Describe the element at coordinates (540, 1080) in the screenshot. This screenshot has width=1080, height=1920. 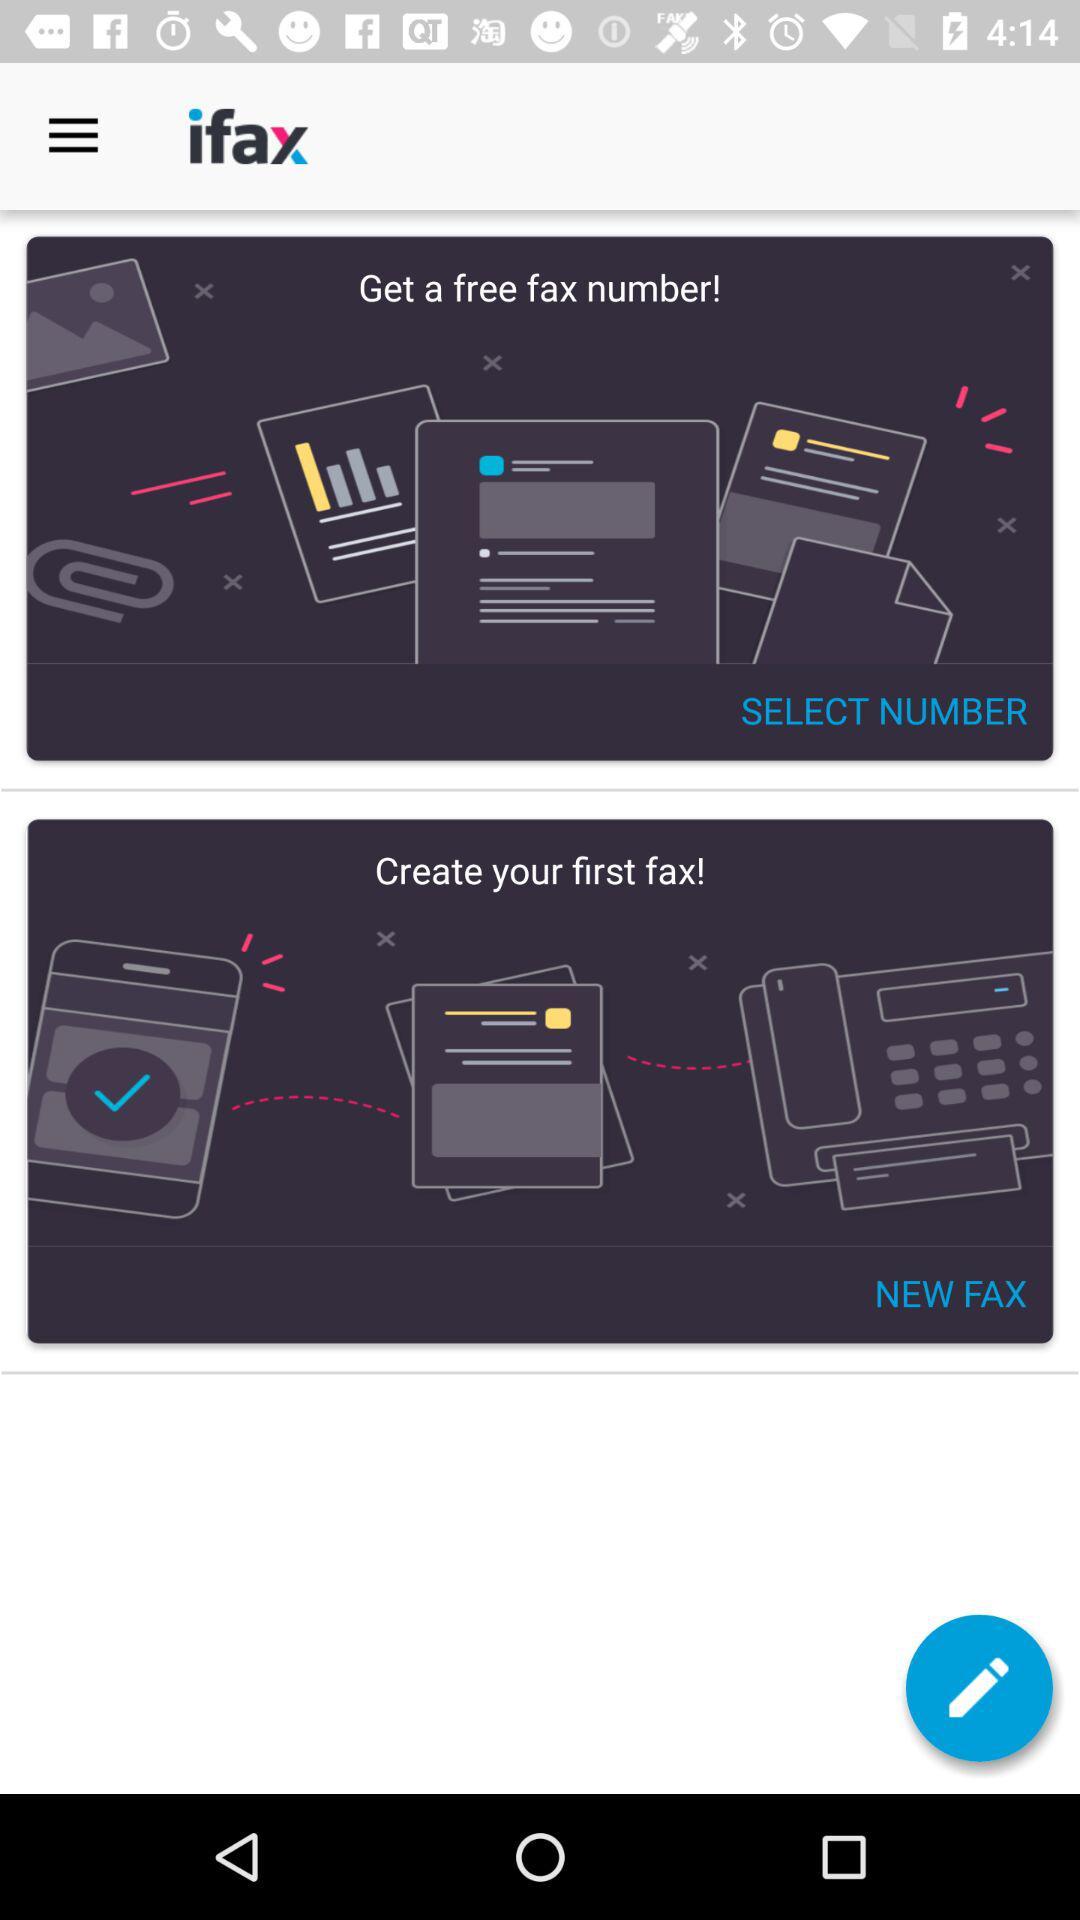
I see `new fax` at that location.